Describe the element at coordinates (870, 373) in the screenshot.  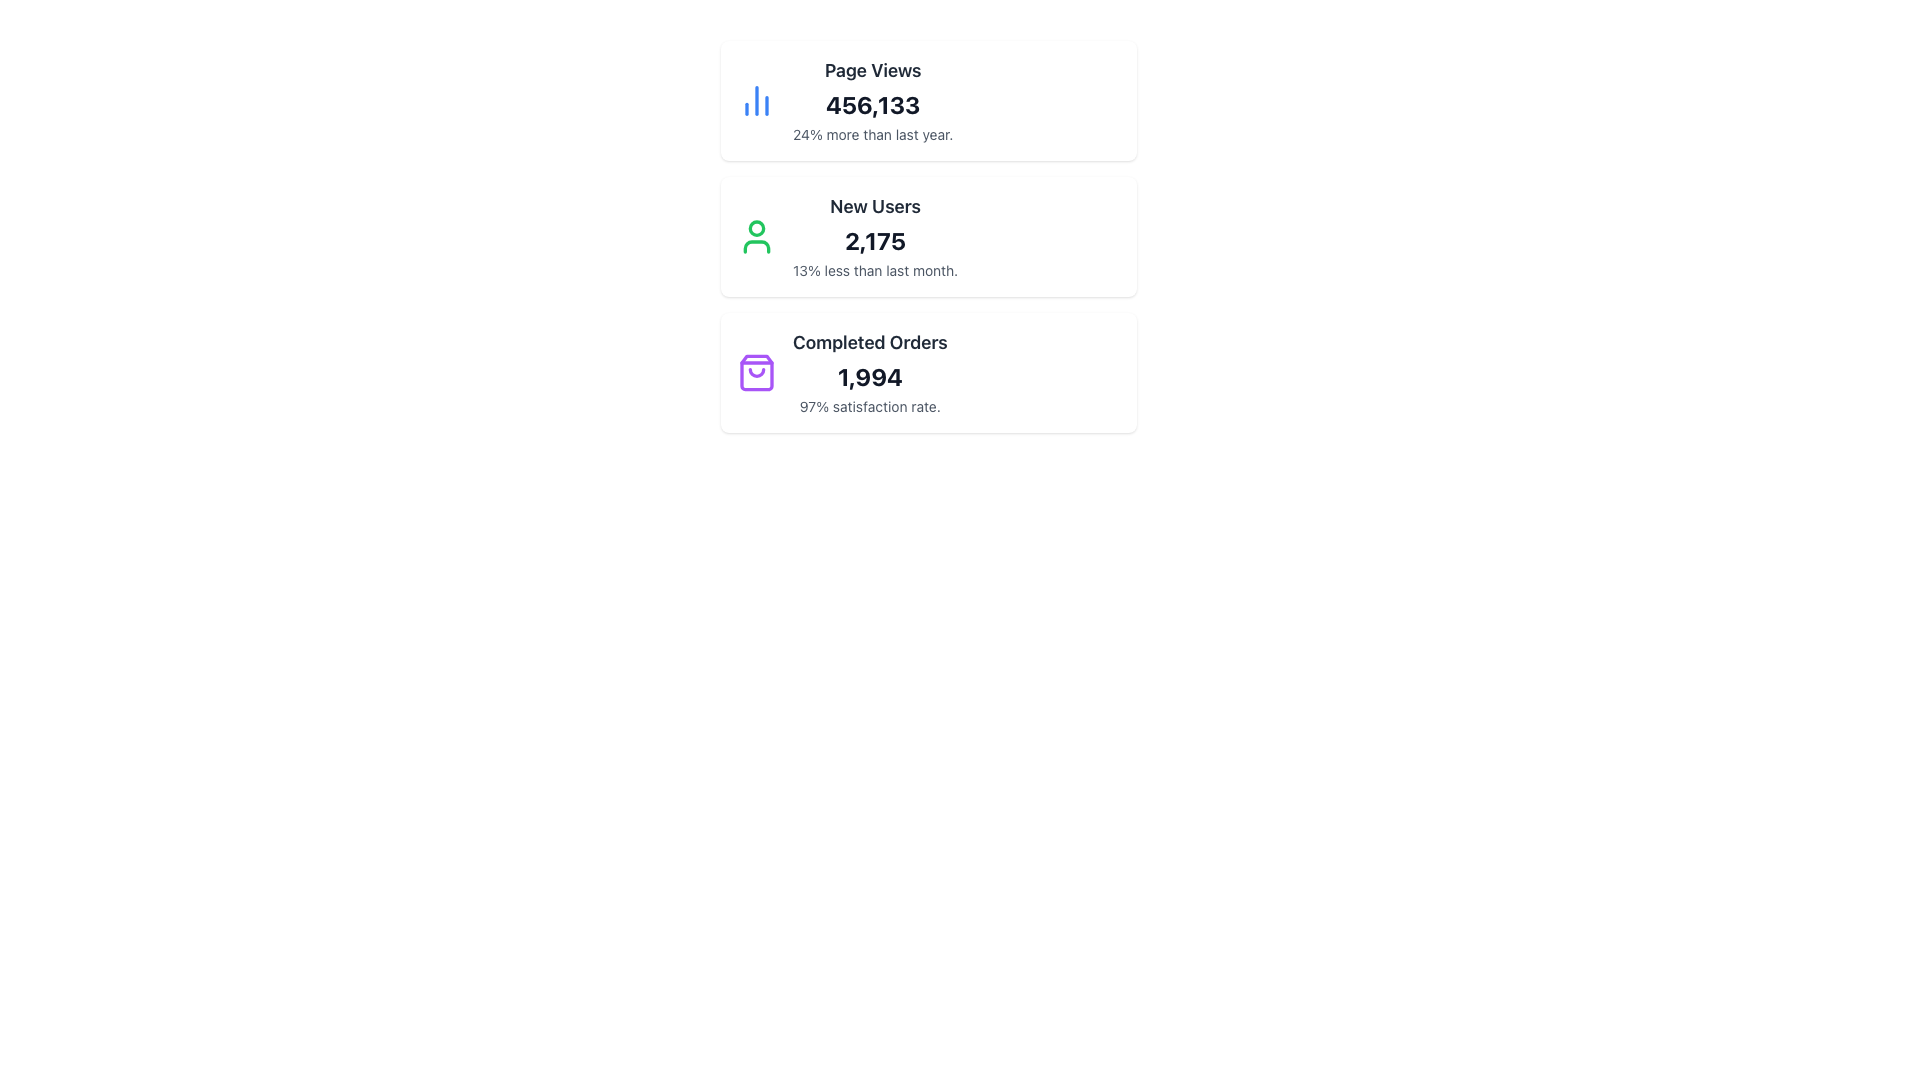
I see `information displayed in the 'Completed Orders' section, which shows '1,994' and '97% satisfaction rate.'` at that location.